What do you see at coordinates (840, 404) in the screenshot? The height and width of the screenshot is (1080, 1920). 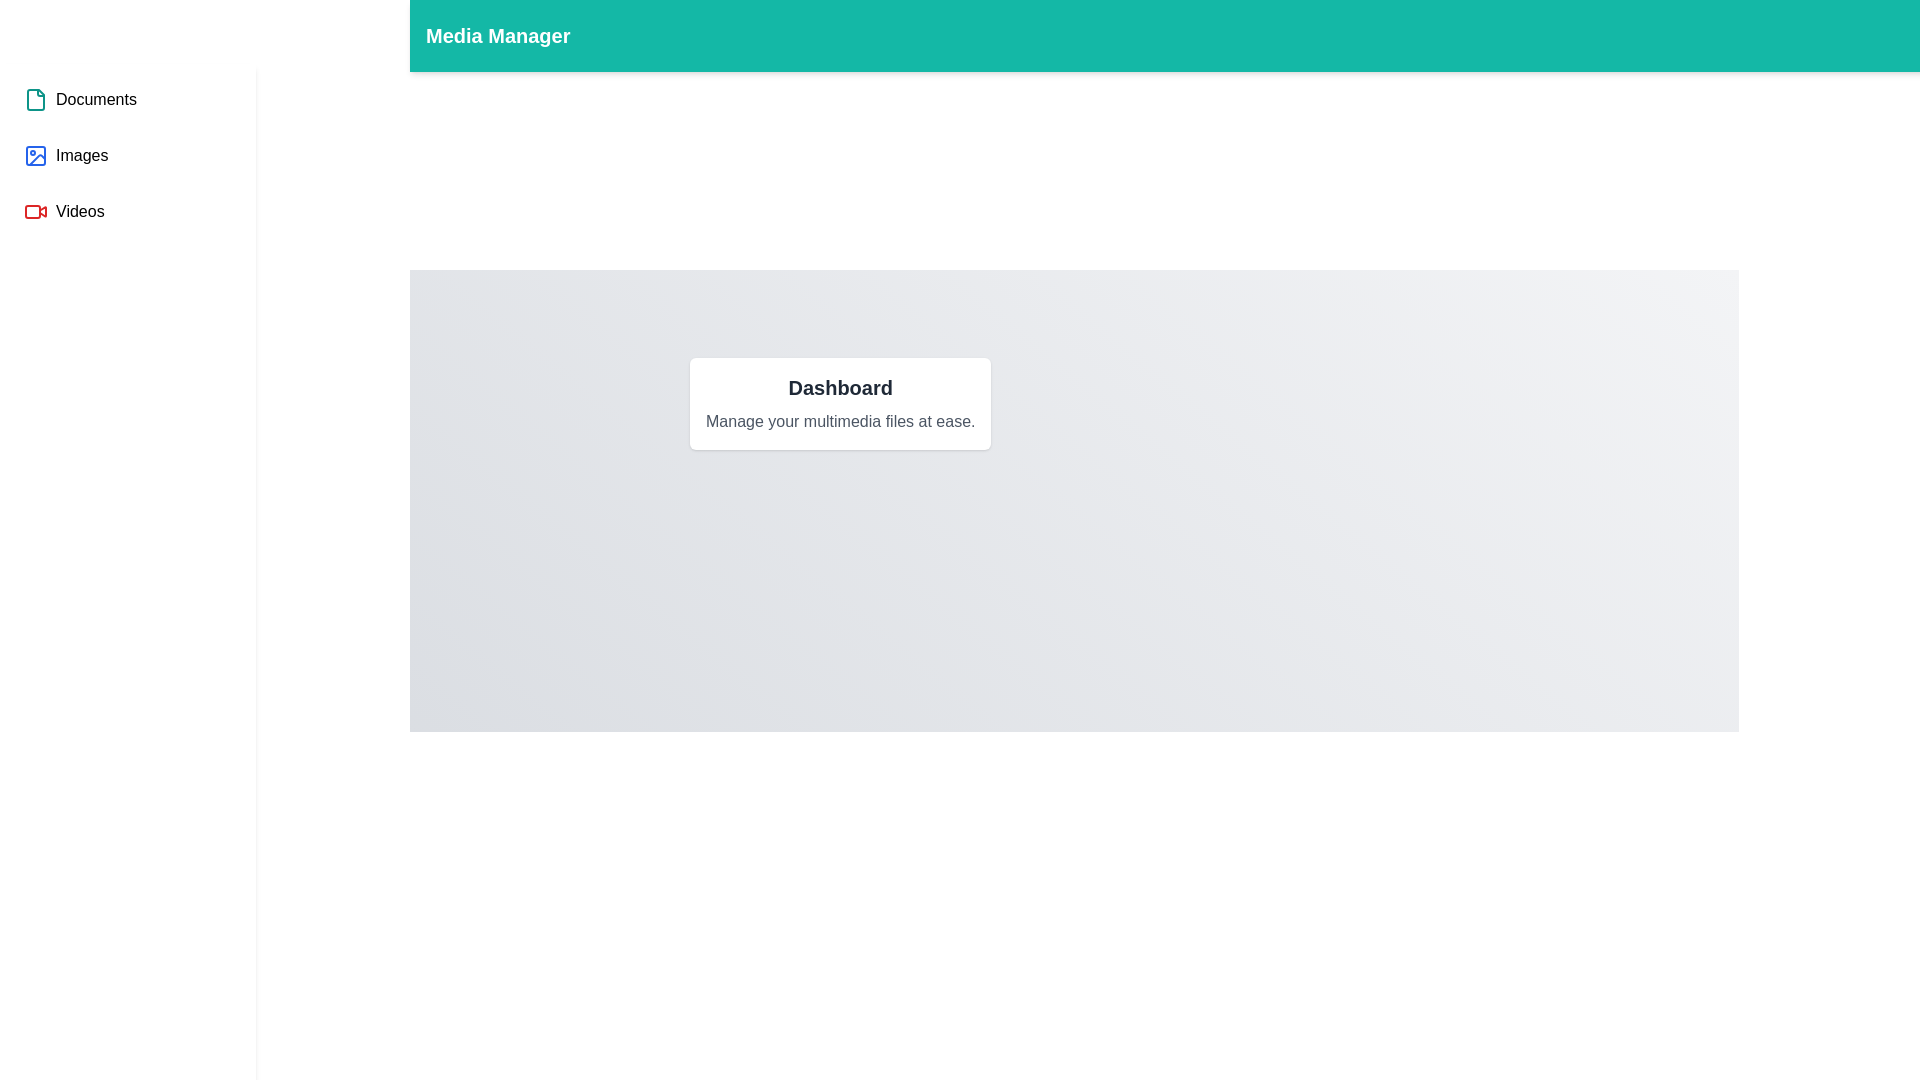 I see `the Informational Card that provides an overview of the dashboard functionality, positioned below the top green header bar and centered horizontally in the visible area` at bounding box center [840, 404].